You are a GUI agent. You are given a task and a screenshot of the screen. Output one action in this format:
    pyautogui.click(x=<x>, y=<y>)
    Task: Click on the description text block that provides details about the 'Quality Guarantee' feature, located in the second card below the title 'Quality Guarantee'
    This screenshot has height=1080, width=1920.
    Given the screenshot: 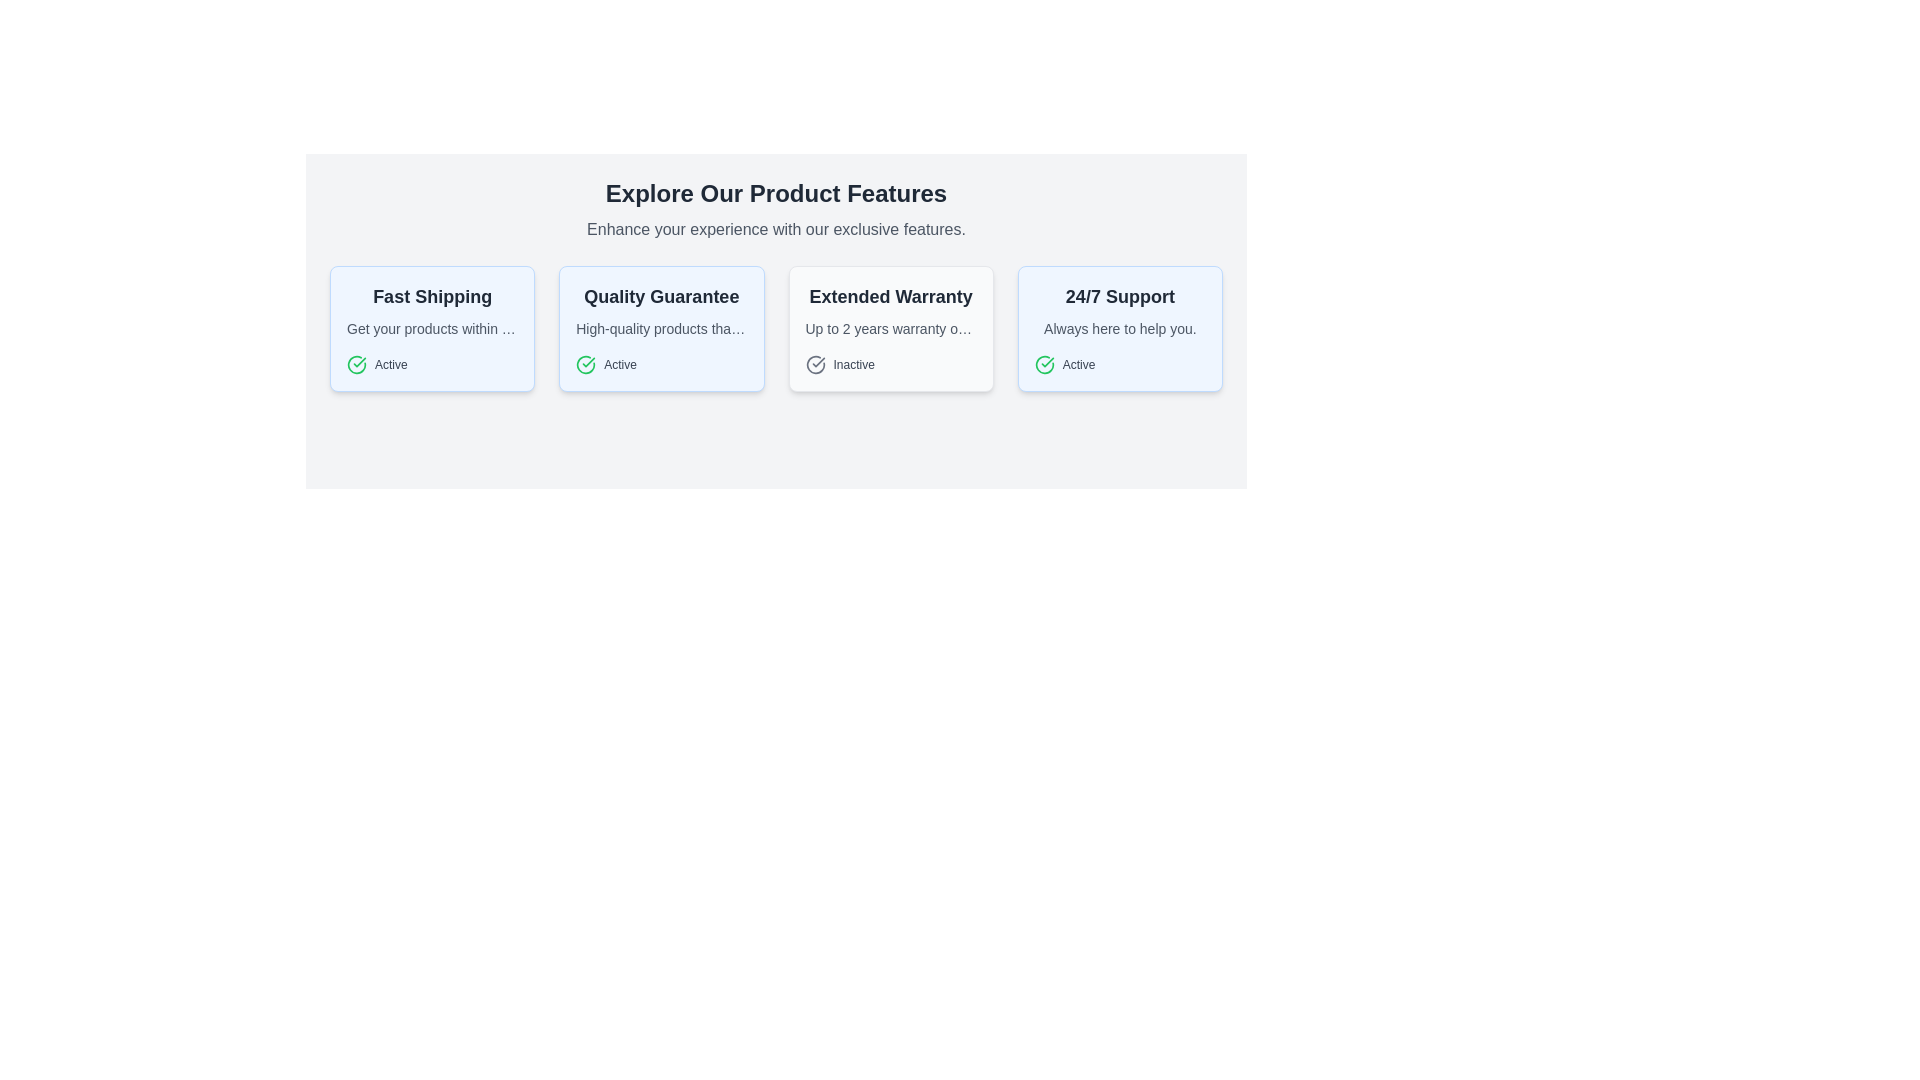 What is the action you would take?
    pyautogui.click(x=661, y=327)
    